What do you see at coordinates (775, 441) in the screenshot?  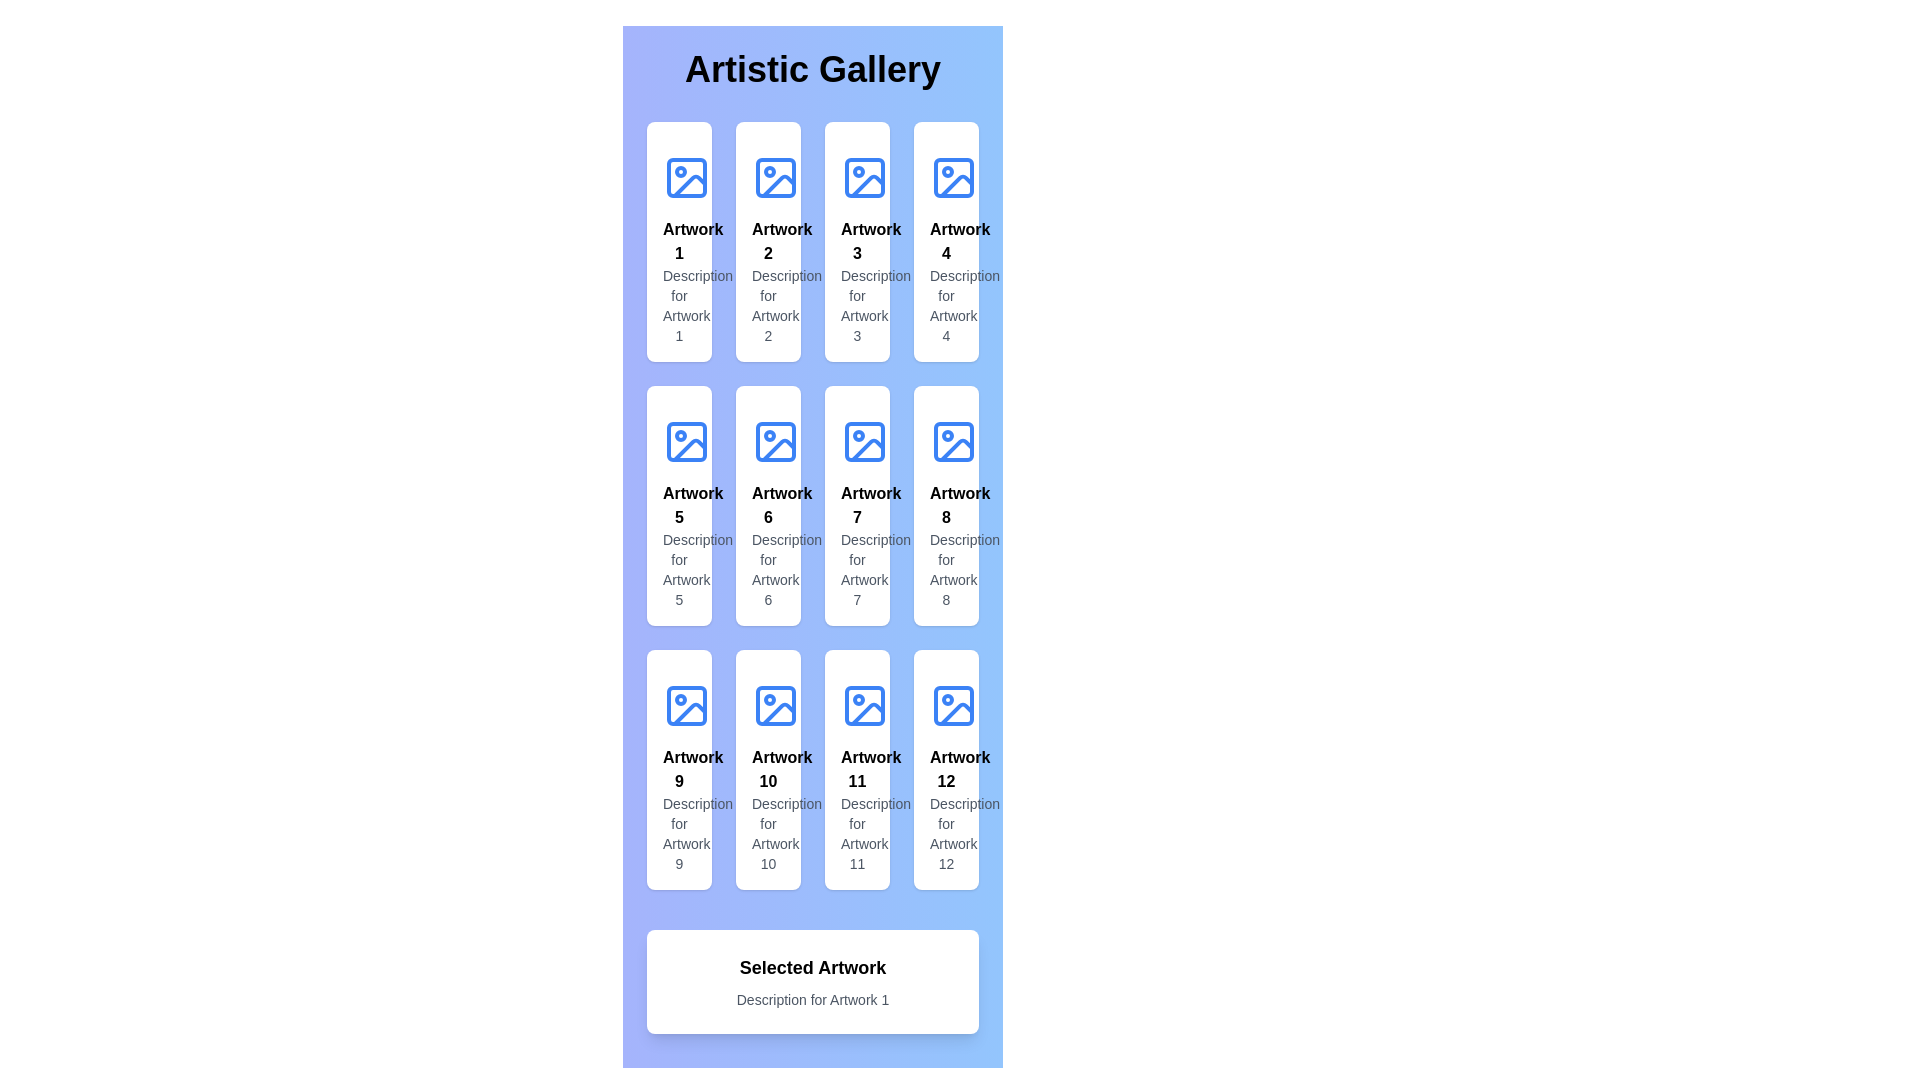 I see `the SVG rectangle component representing the image placeholder for Artwork 6, located in the center of the sixth artwork's icon in the grid layout` at bounding box center [775, 441].